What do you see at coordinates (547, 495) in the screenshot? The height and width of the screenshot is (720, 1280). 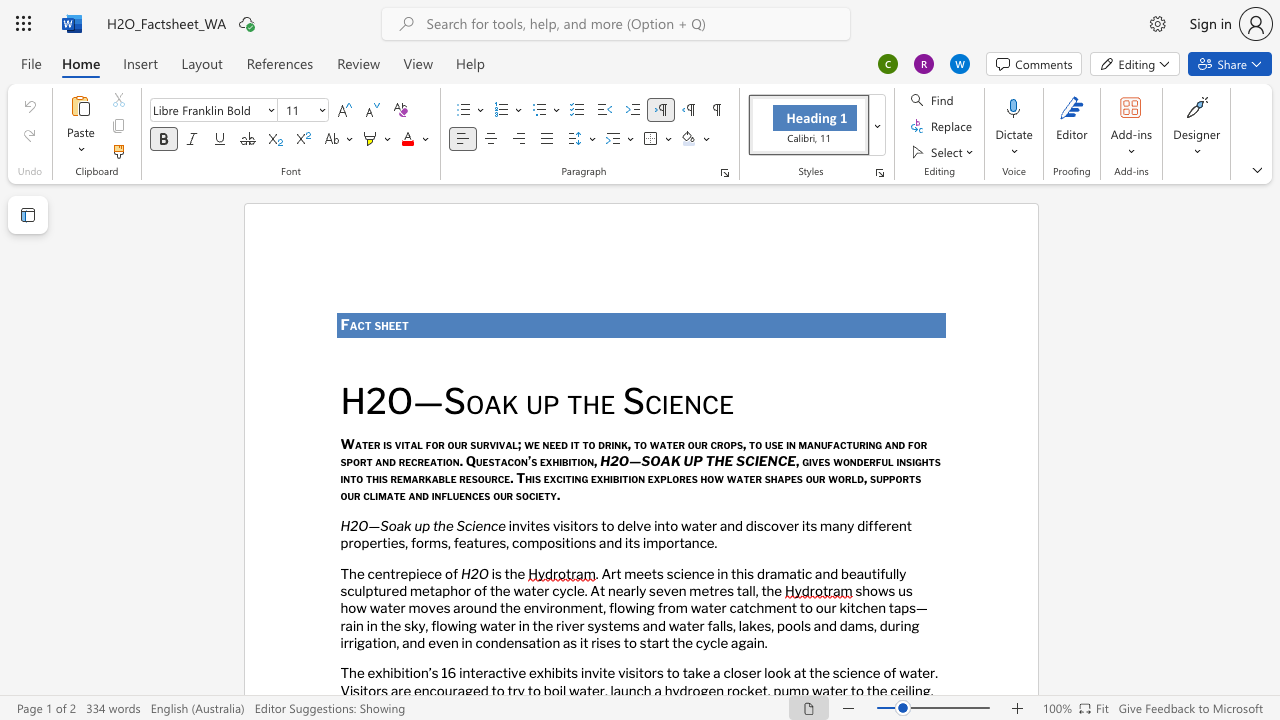 I see `the 1th character "t" in the text` at bounding box center [547, 495].